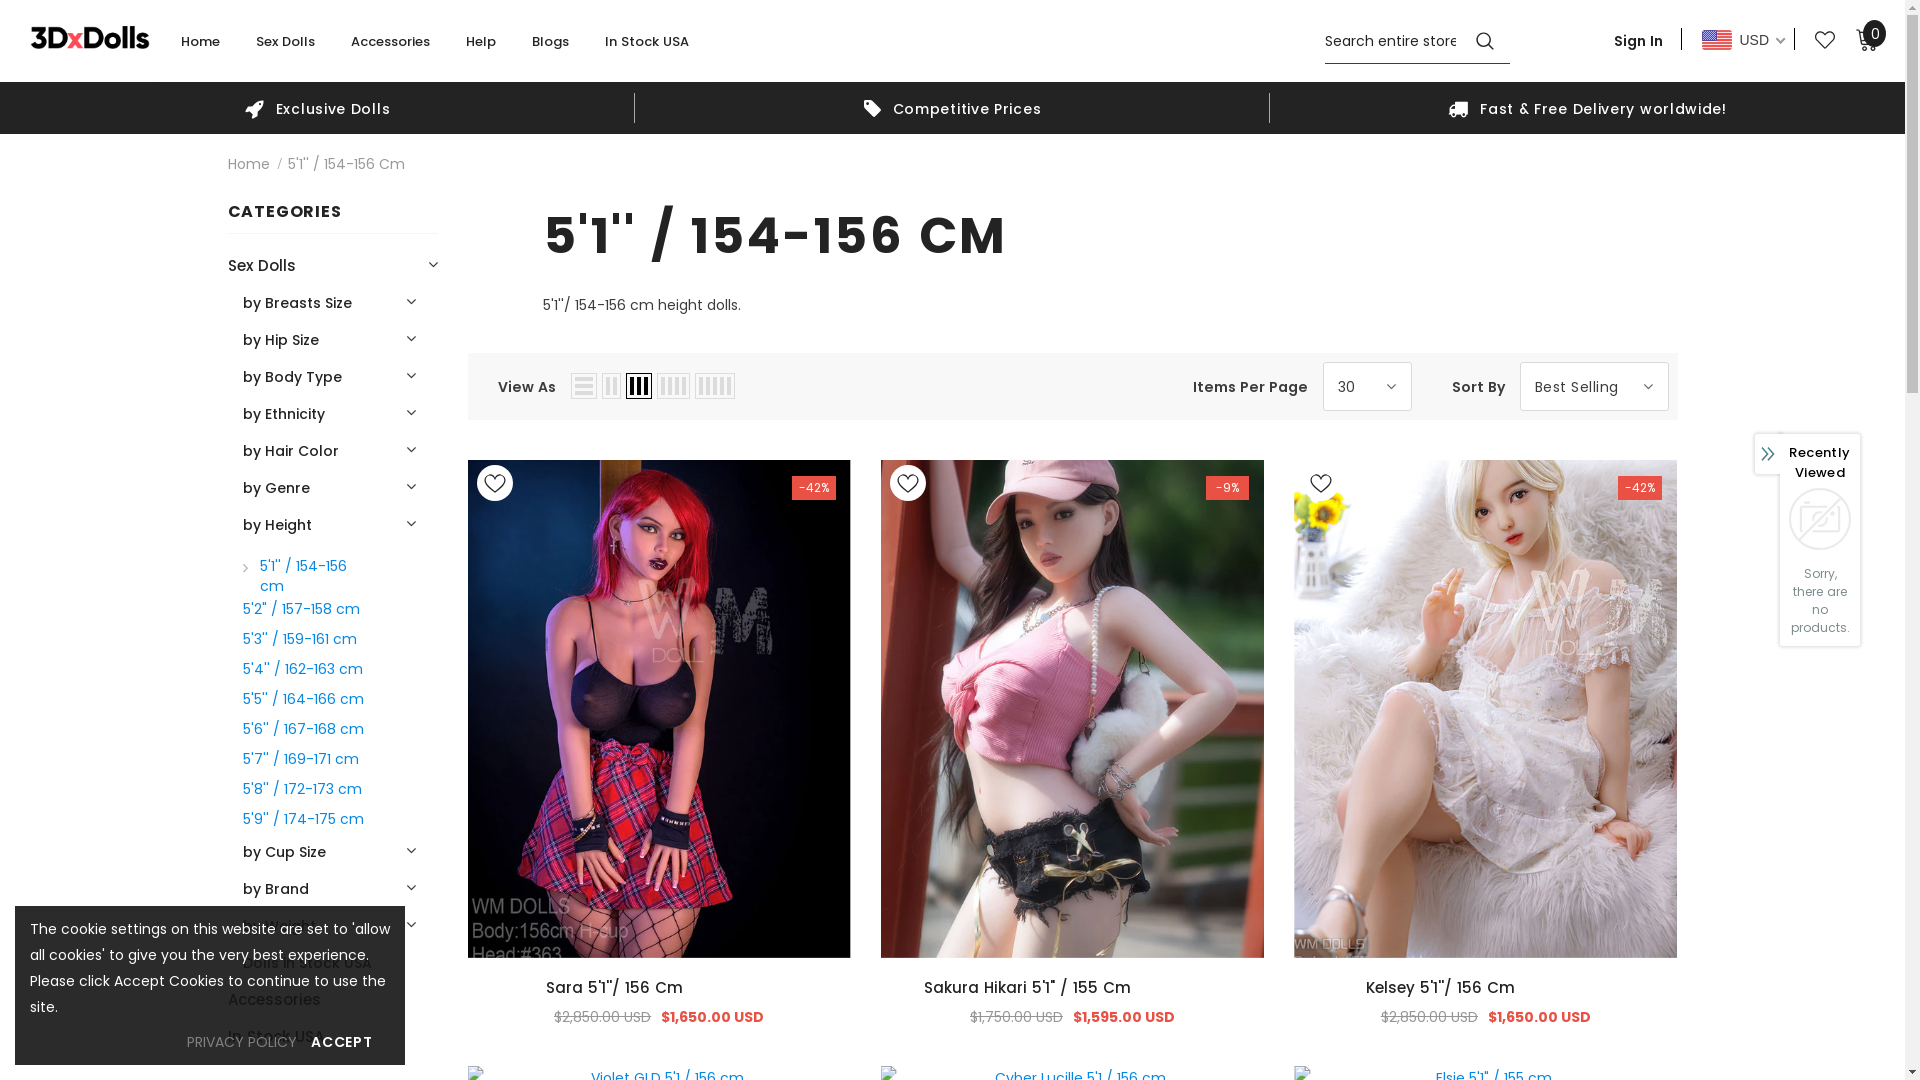 The height and width of the screenshot is (1080, 1920). Describe the element at coordinates (300, 786) in the screenshot. I see `'5'8'' / 172-173 cm'` at that location.